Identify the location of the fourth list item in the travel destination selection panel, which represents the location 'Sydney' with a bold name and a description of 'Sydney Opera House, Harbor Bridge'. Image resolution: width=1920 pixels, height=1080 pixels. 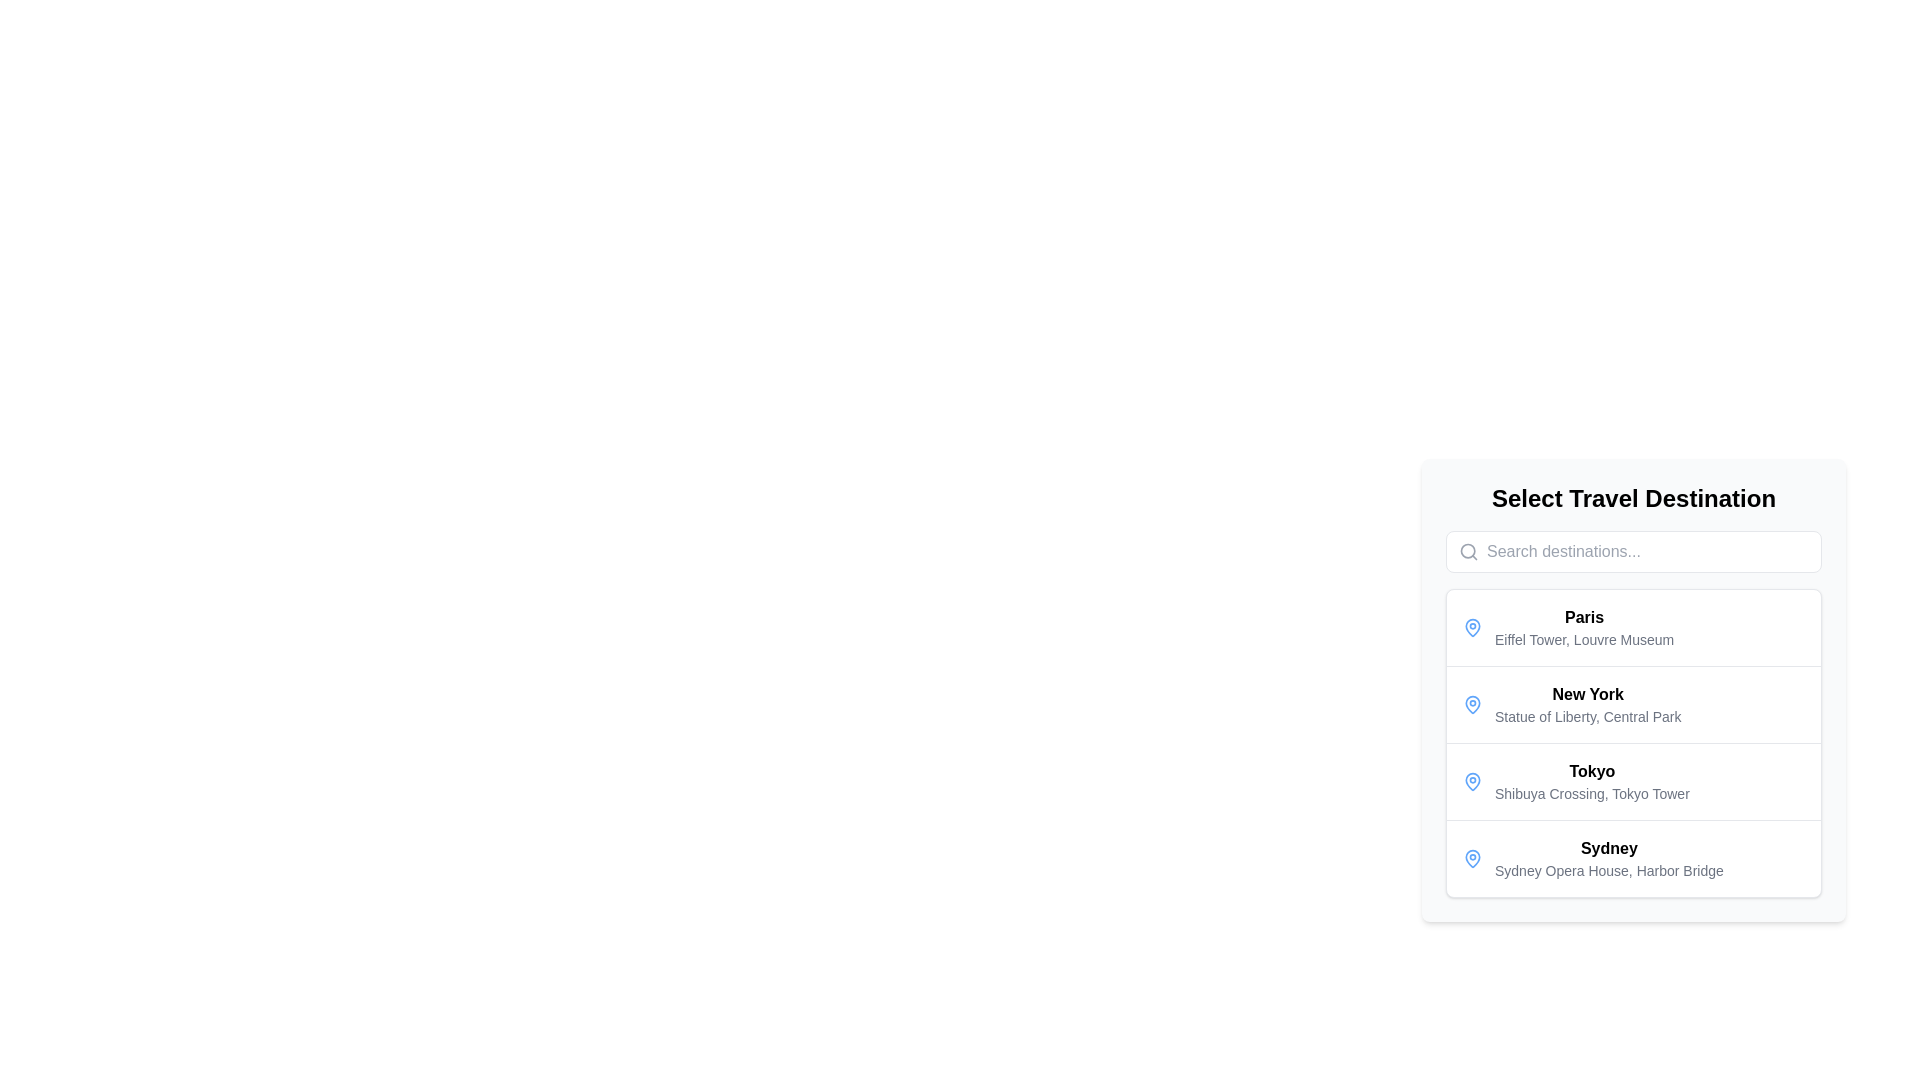
(1633, 858).